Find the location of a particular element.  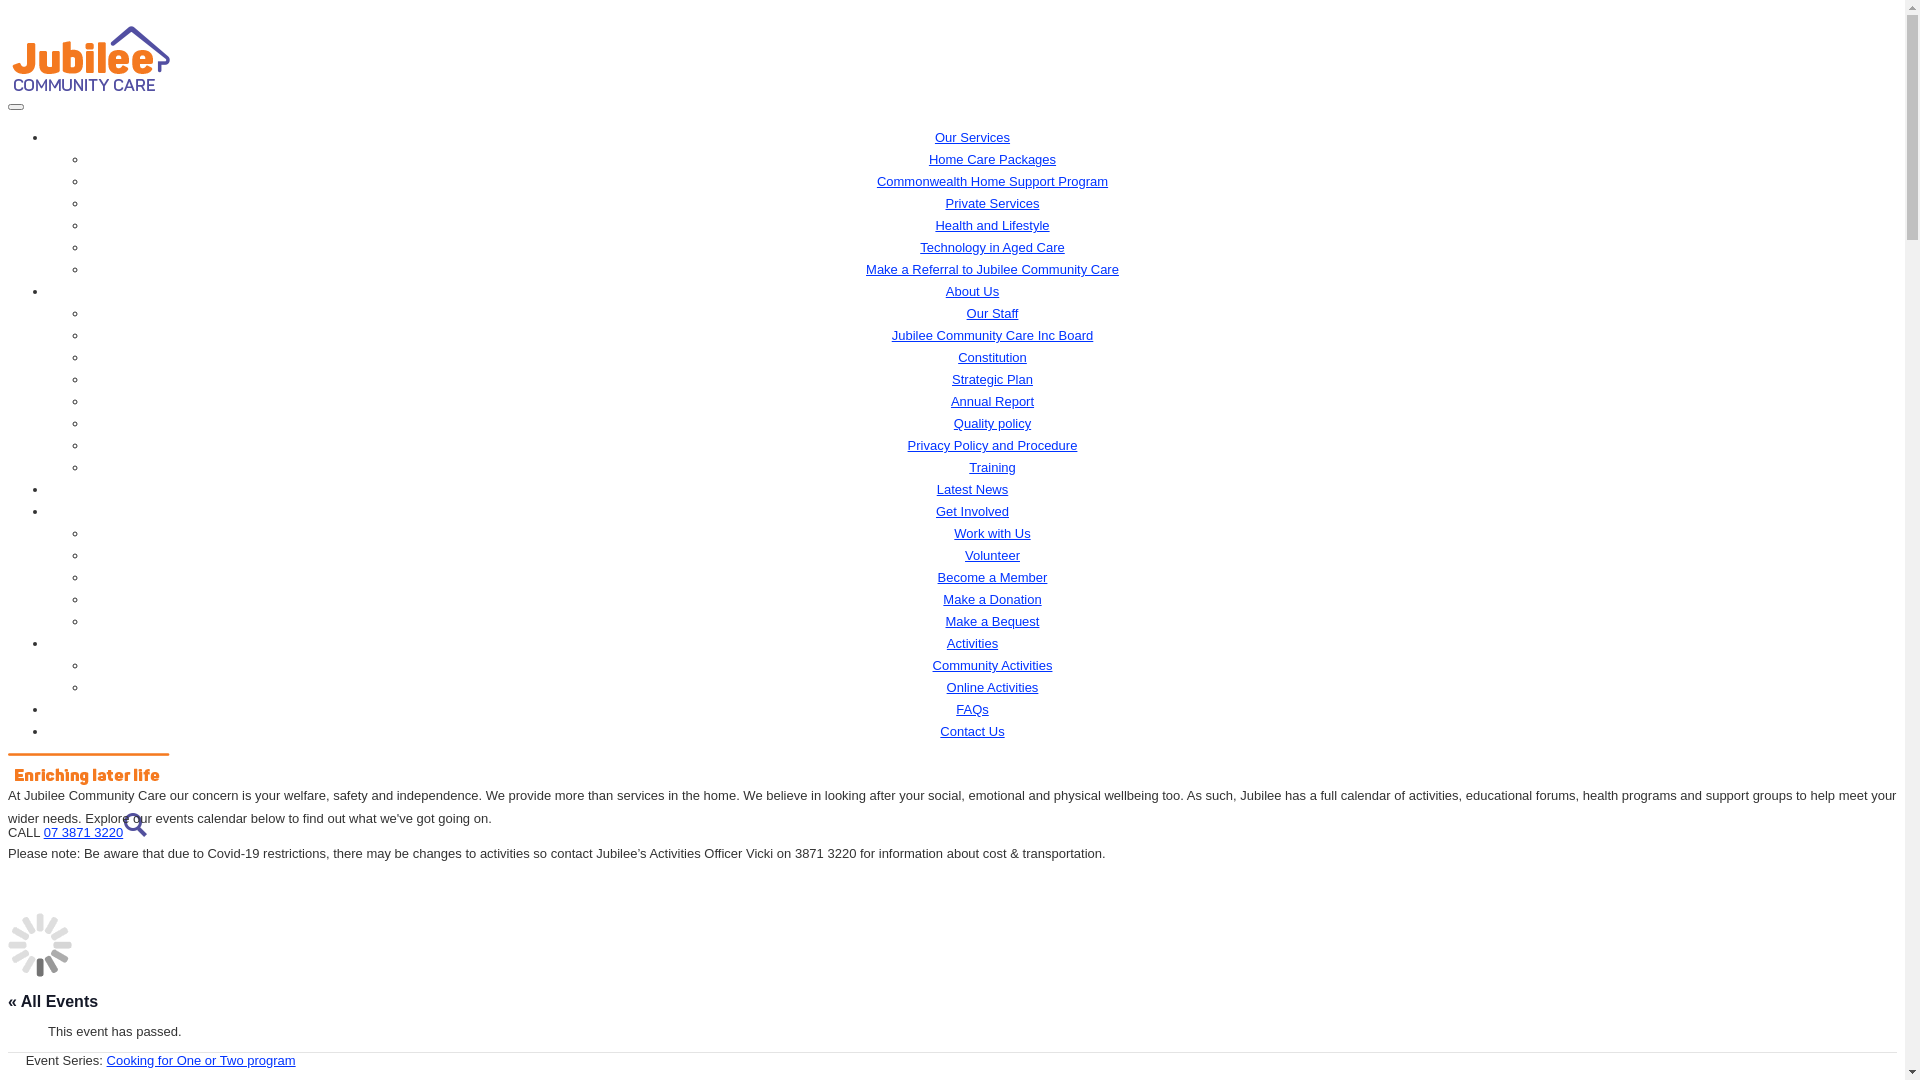

'07 3871 3220' is located at coordinates (83, 832).